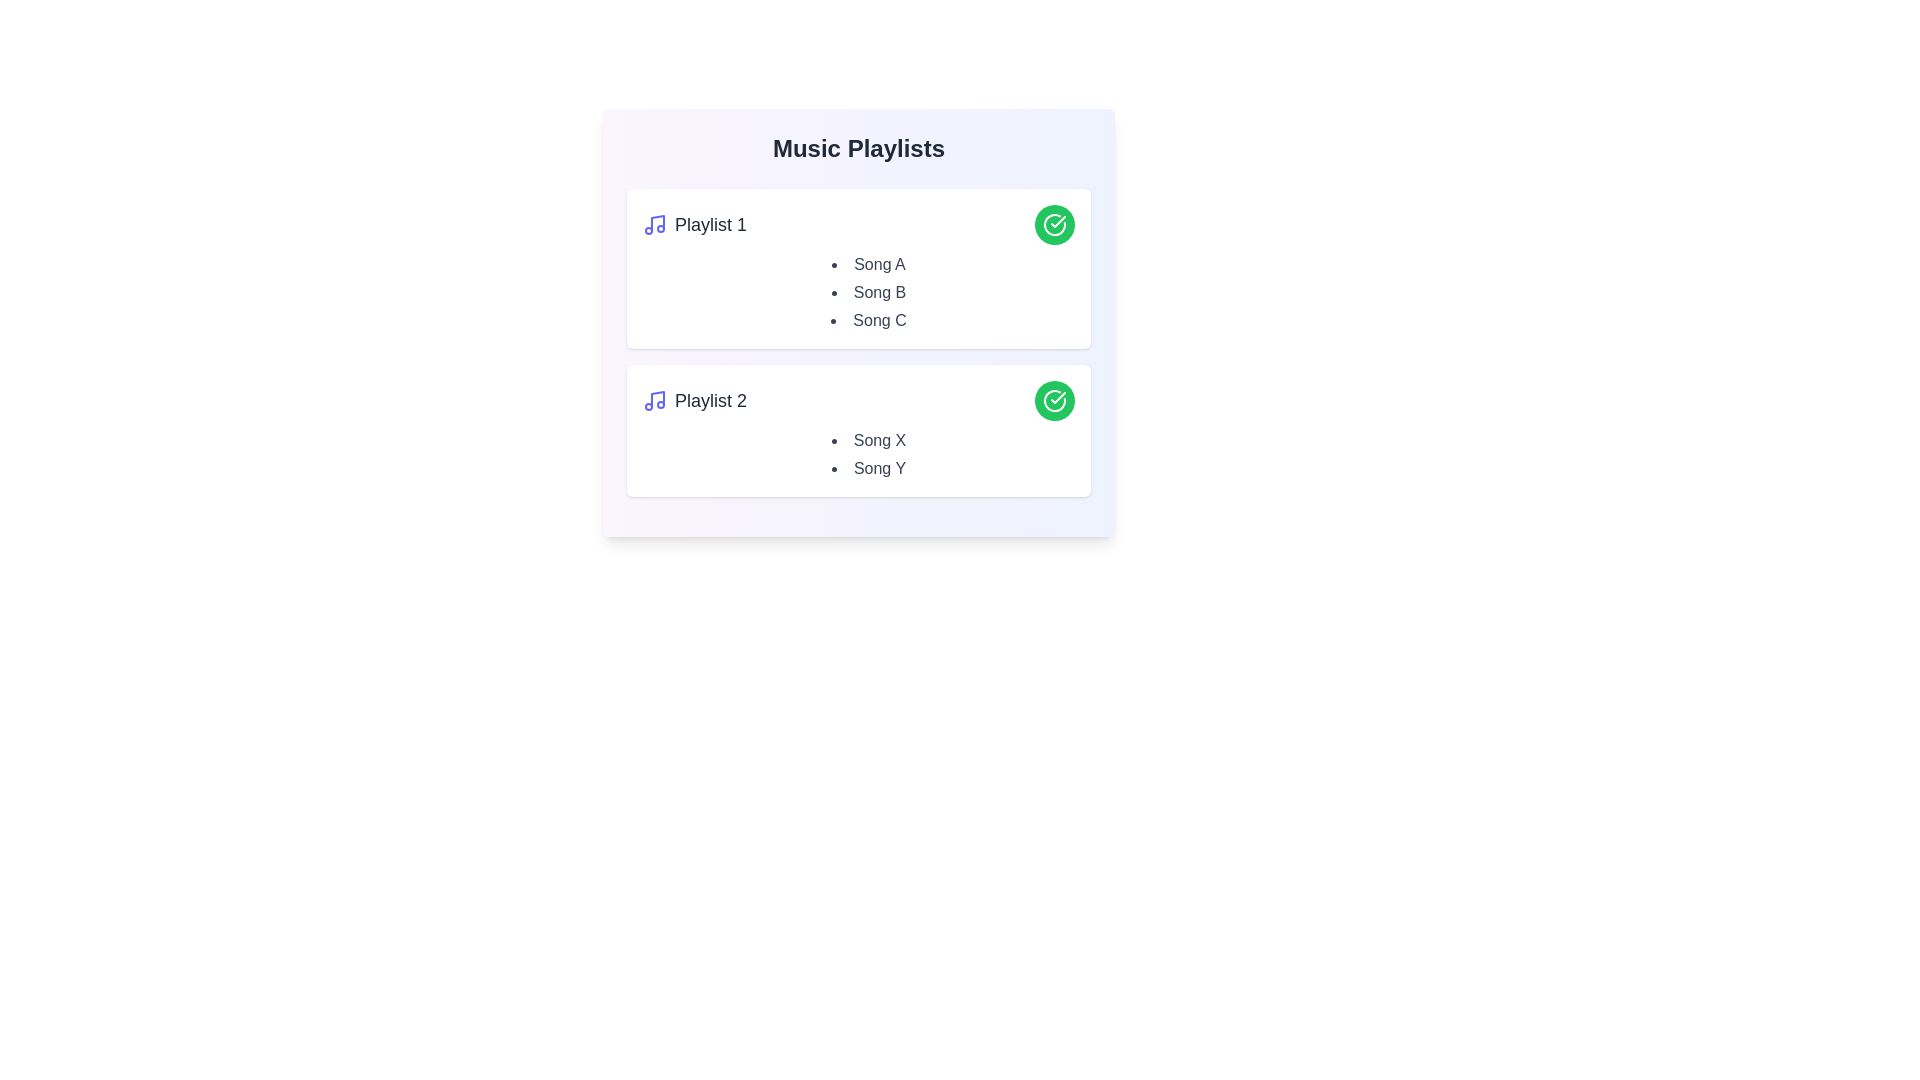 Image resolution: width=1920 pixels, height=1080 pixels. Describe the element at coordinates (1054, 224) in the screenshot. I see `the green circle button to toggle the 'liked' state of the playlist` at that location.